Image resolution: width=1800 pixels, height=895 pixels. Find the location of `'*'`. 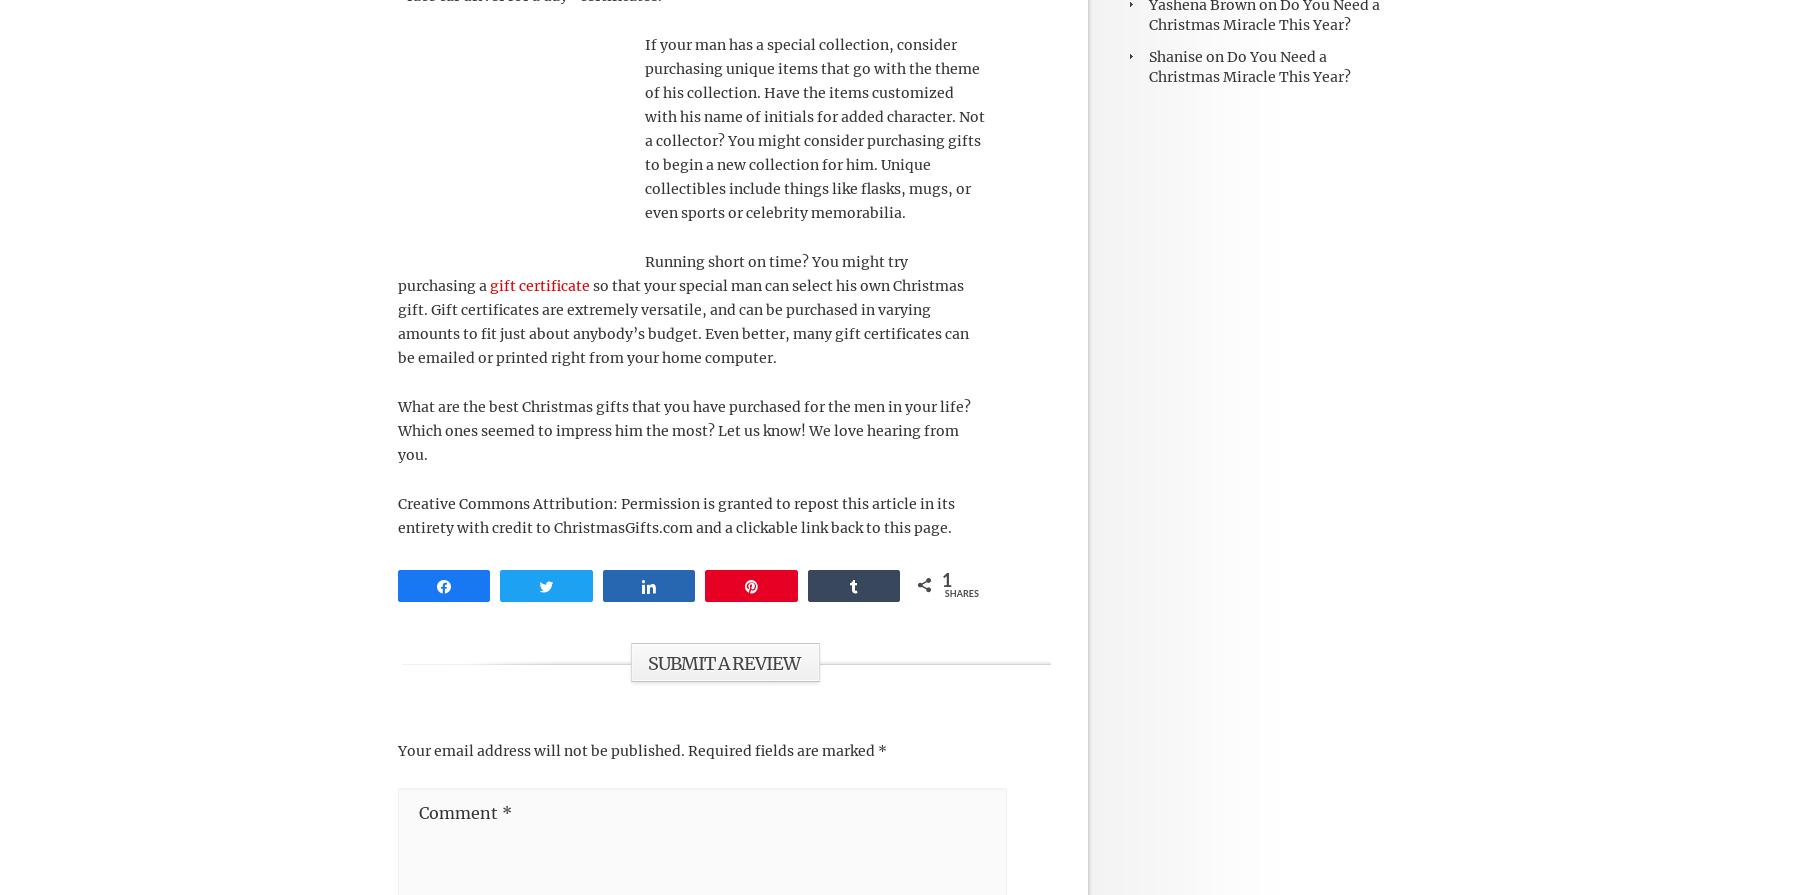

'*' is located at coordinates (882, 749).